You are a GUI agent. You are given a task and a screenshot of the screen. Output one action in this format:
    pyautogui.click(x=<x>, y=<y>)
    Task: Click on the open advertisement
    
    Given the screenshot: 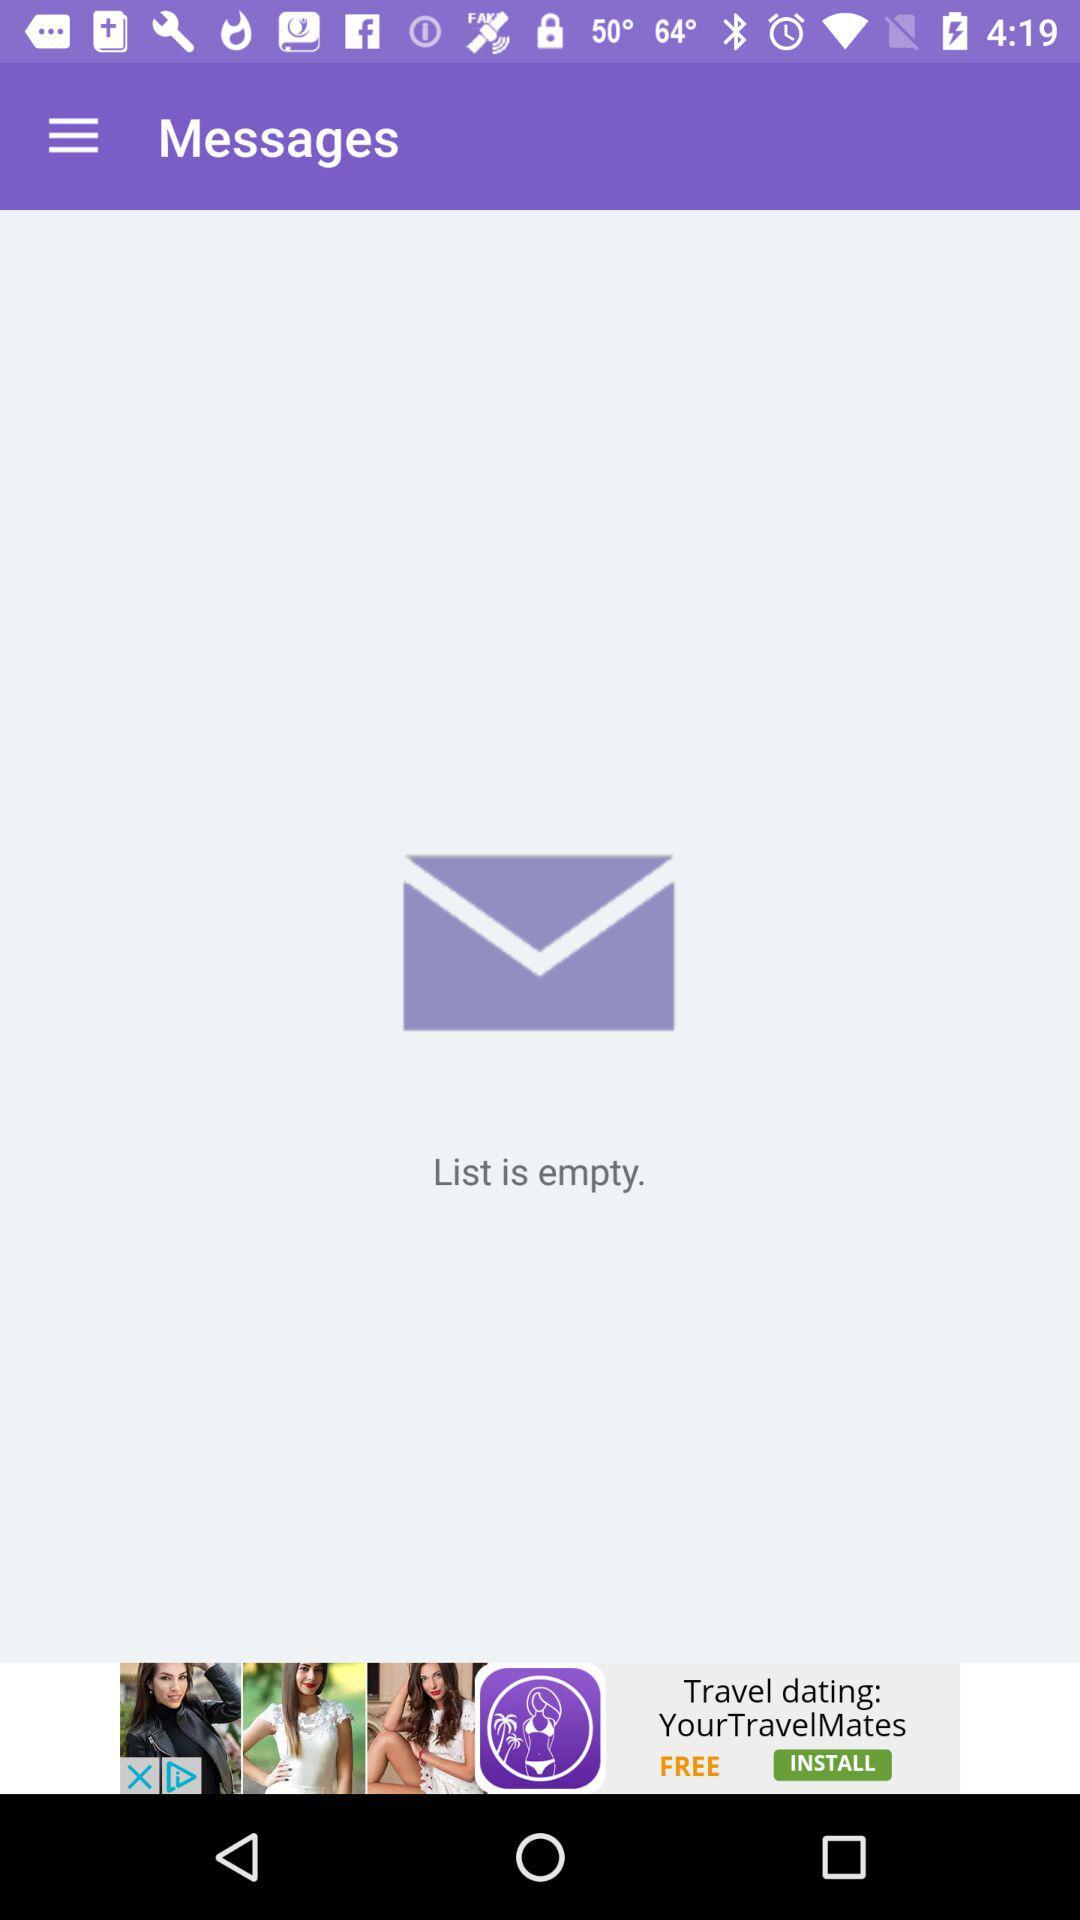 What is the action you would take?
    pyautogui.click(x=540, y=1727)
    